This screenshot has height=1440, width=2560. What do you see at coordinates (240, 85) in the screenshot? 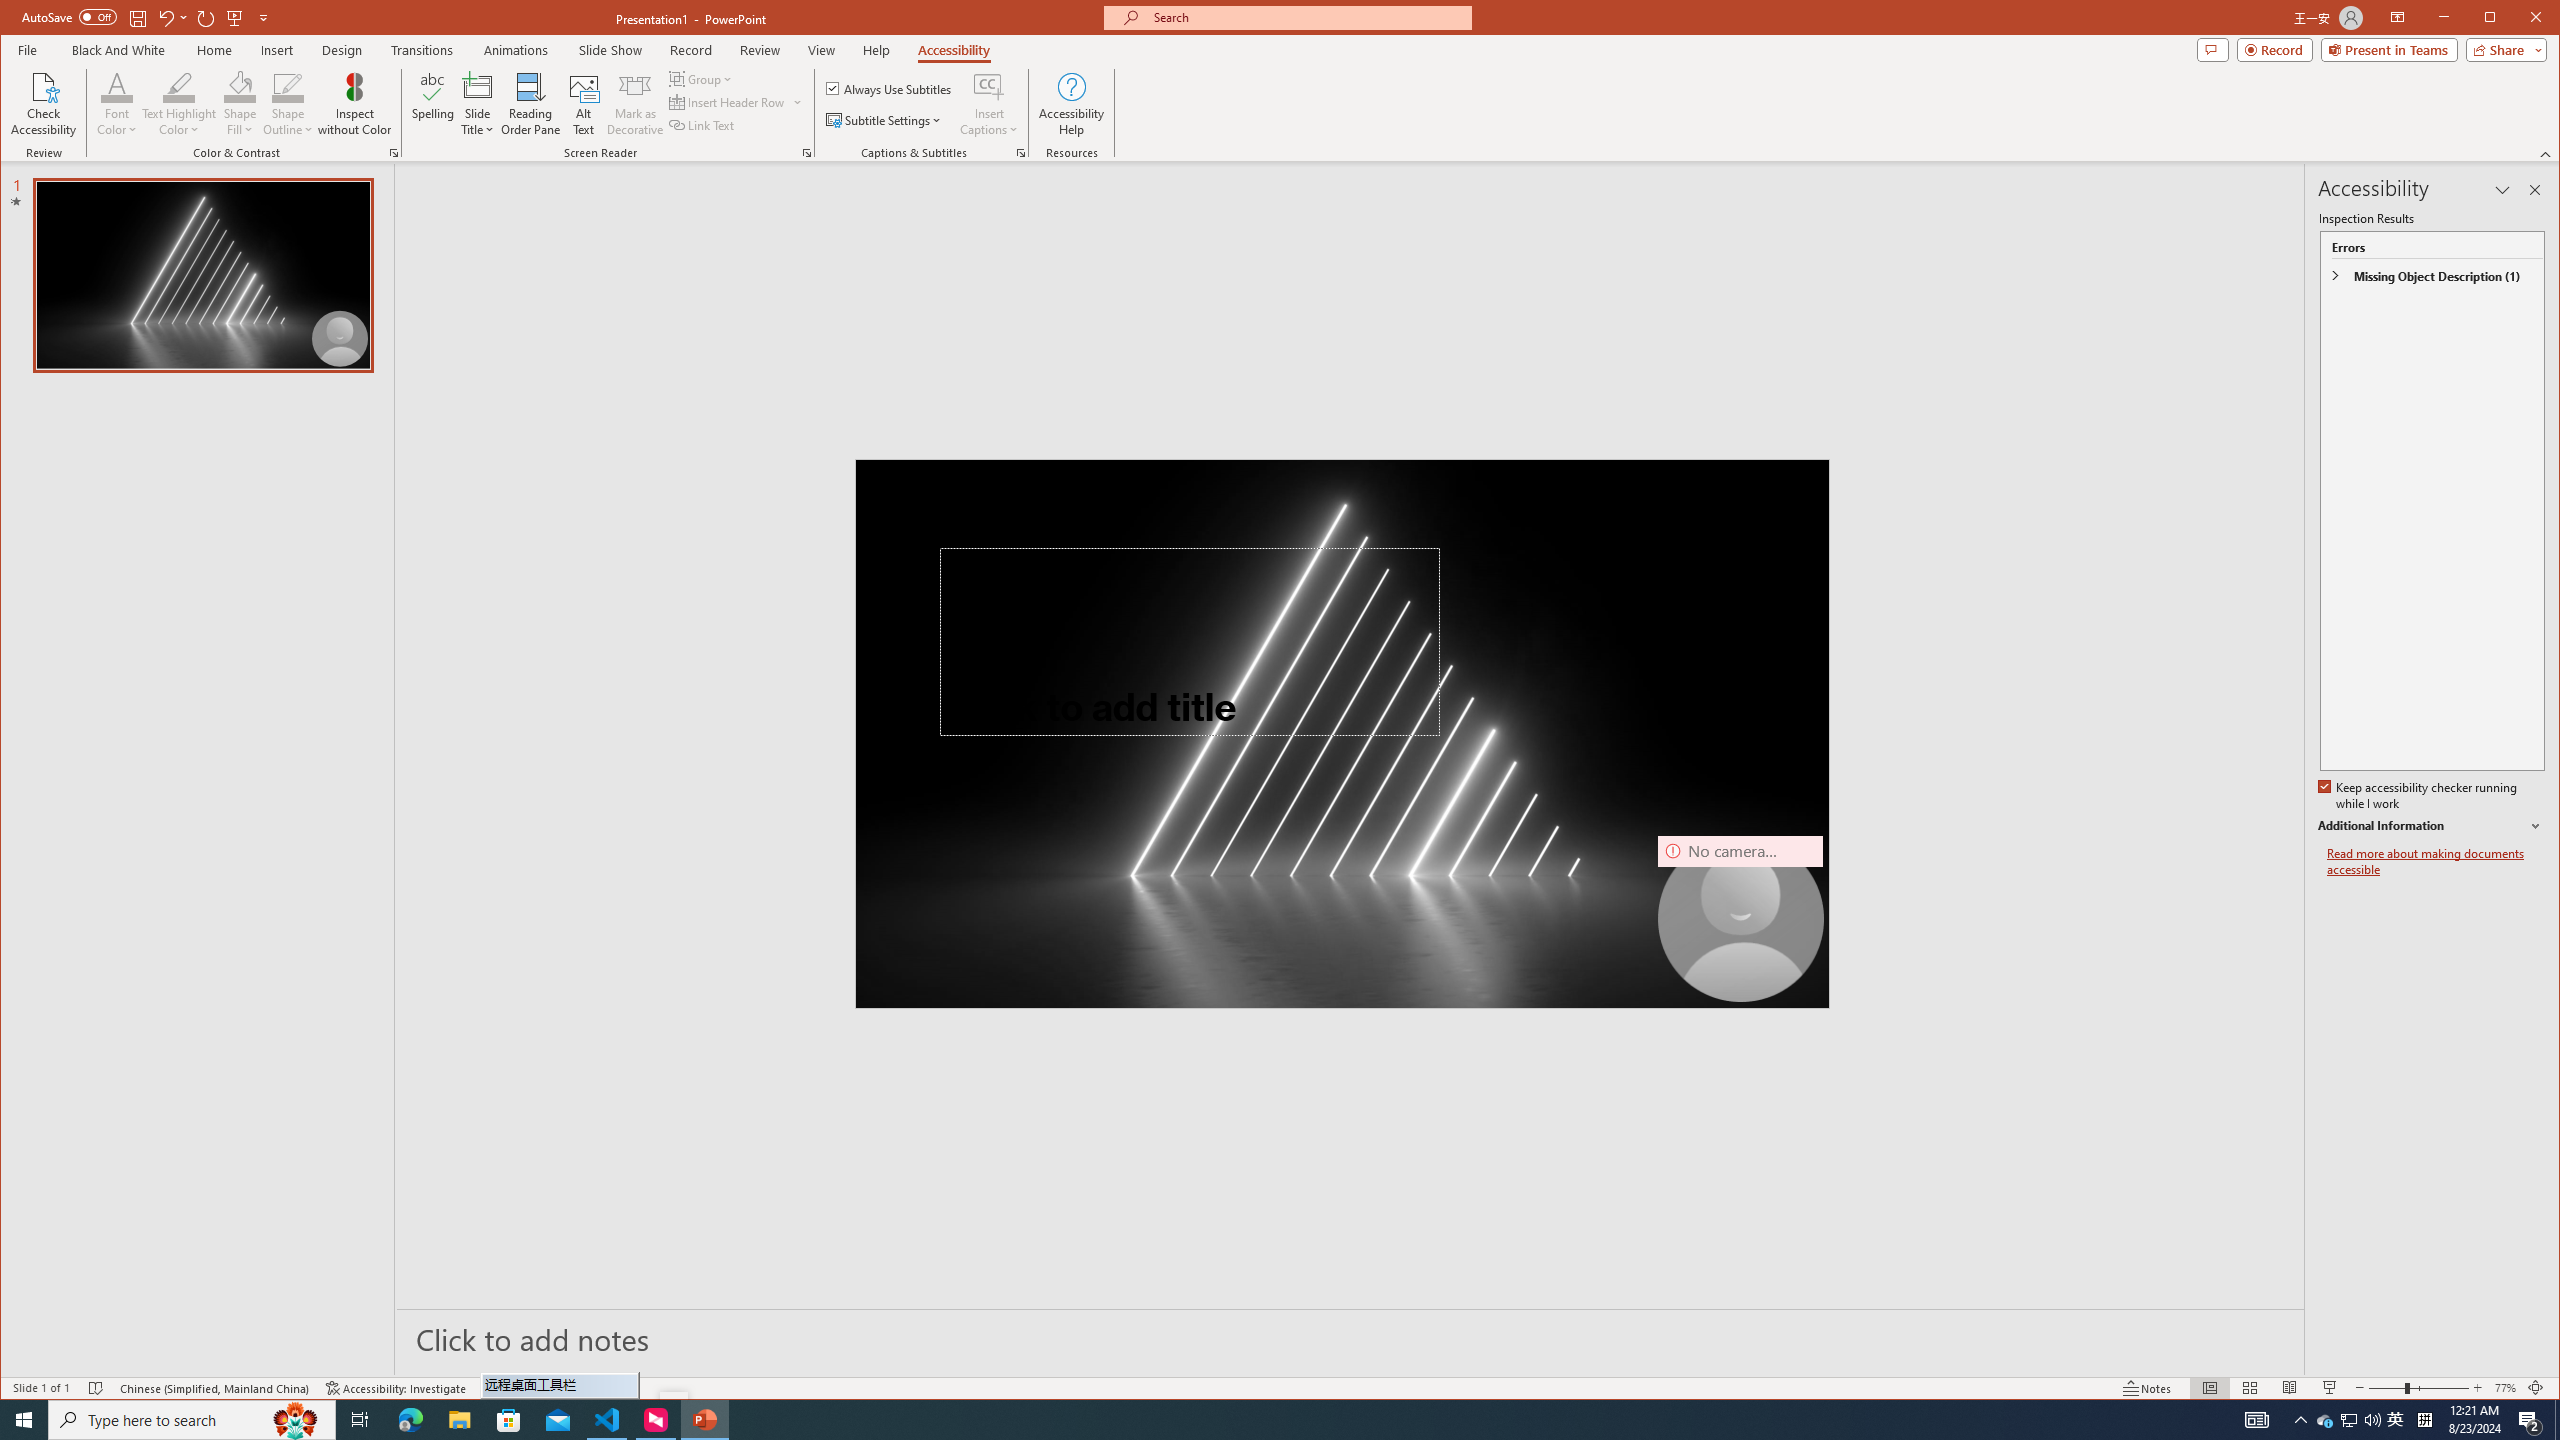
I see `'Shape Fill Orange, Accent 2'` at bounding box center [240, 85].